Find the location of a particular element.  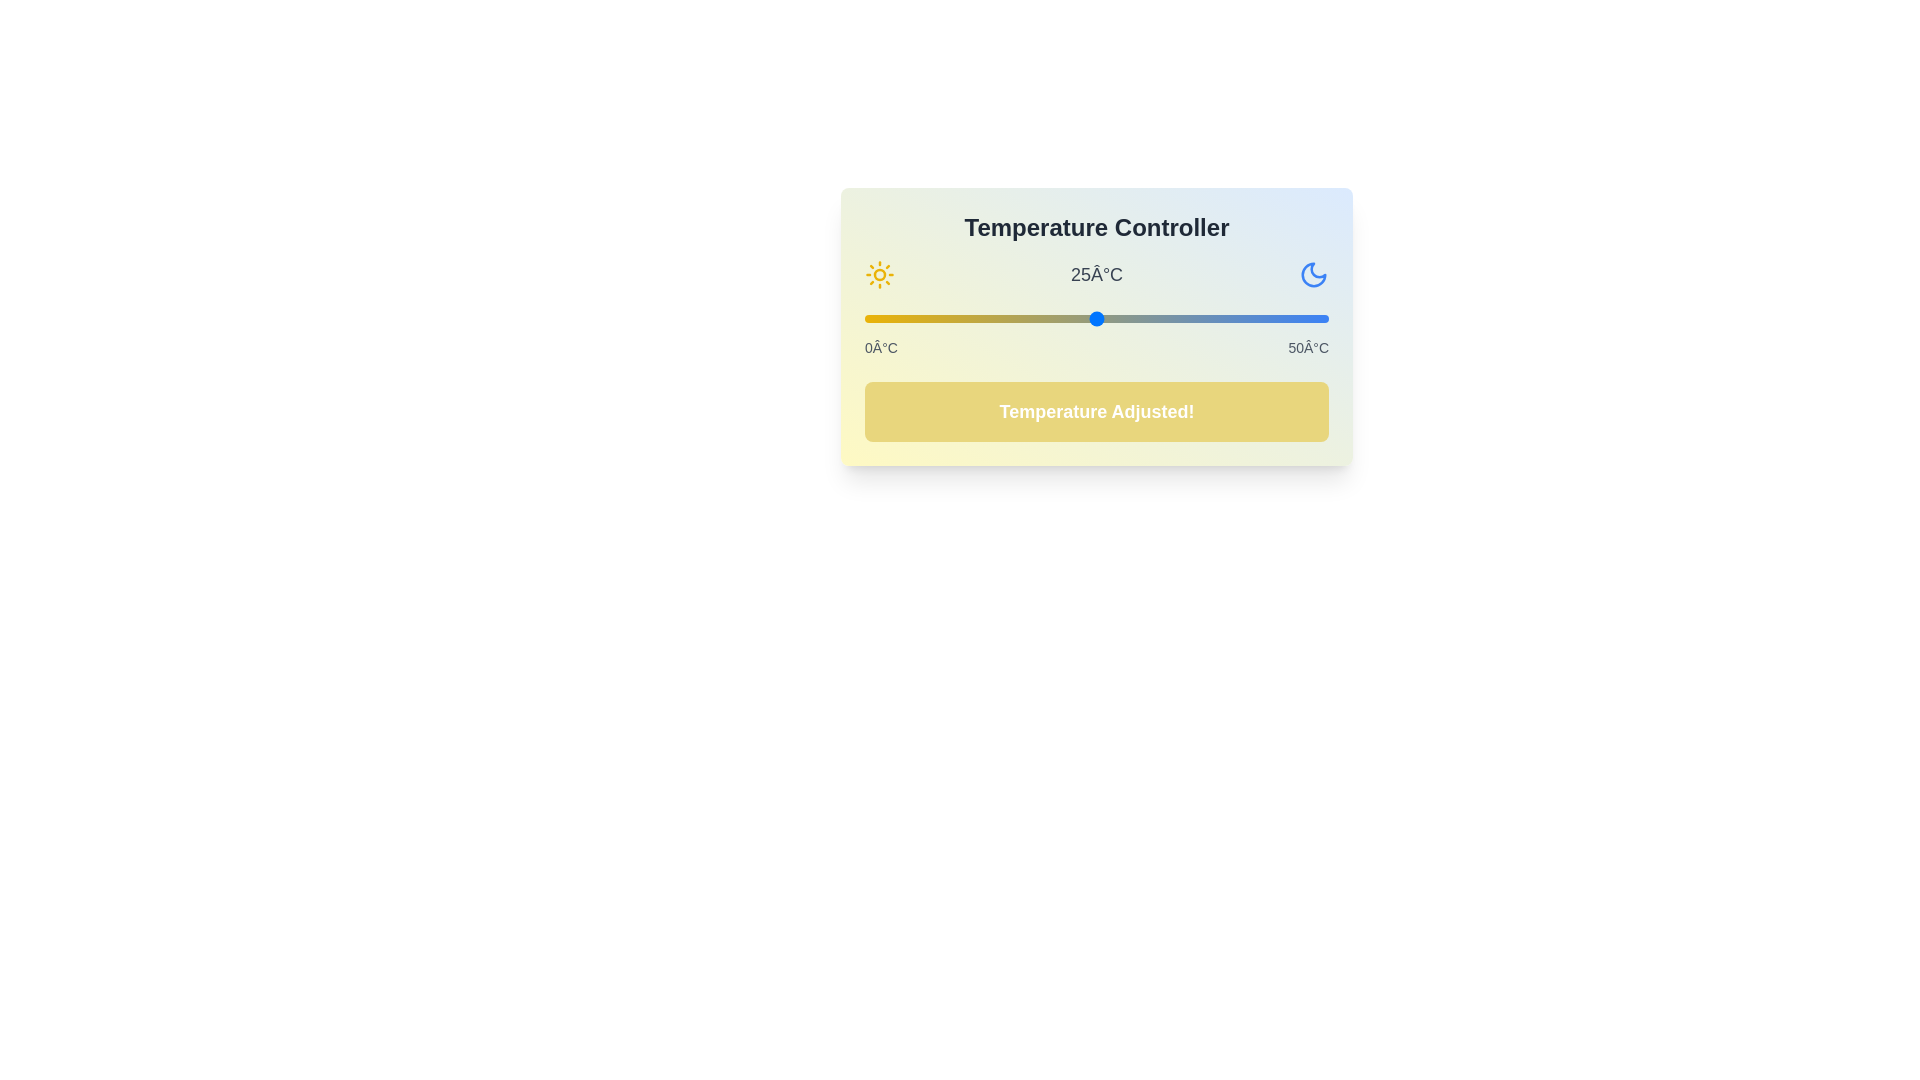

the slider to set the temperature to 35°C is located at coordinates (1189, 318).